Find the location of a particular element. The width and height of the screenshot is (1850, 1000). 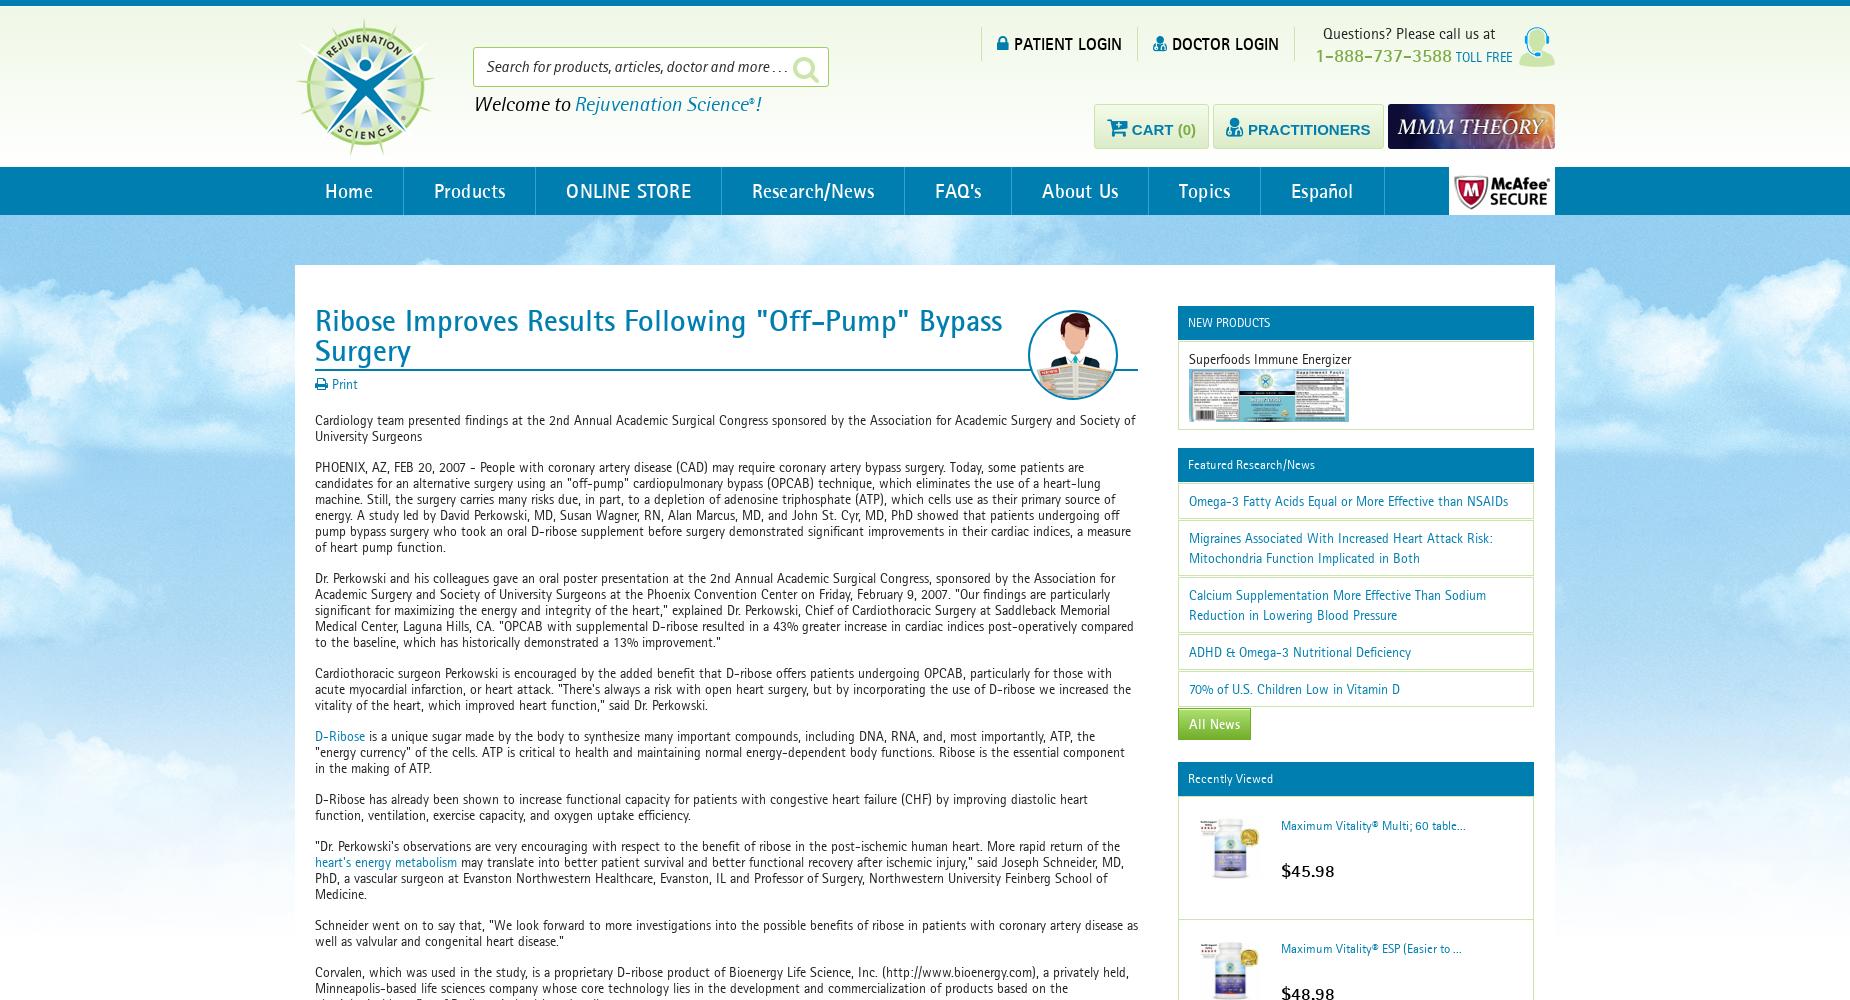

'Maximum Vitality® ESP (Easier to ...' is located at coordinates (1369, 947).